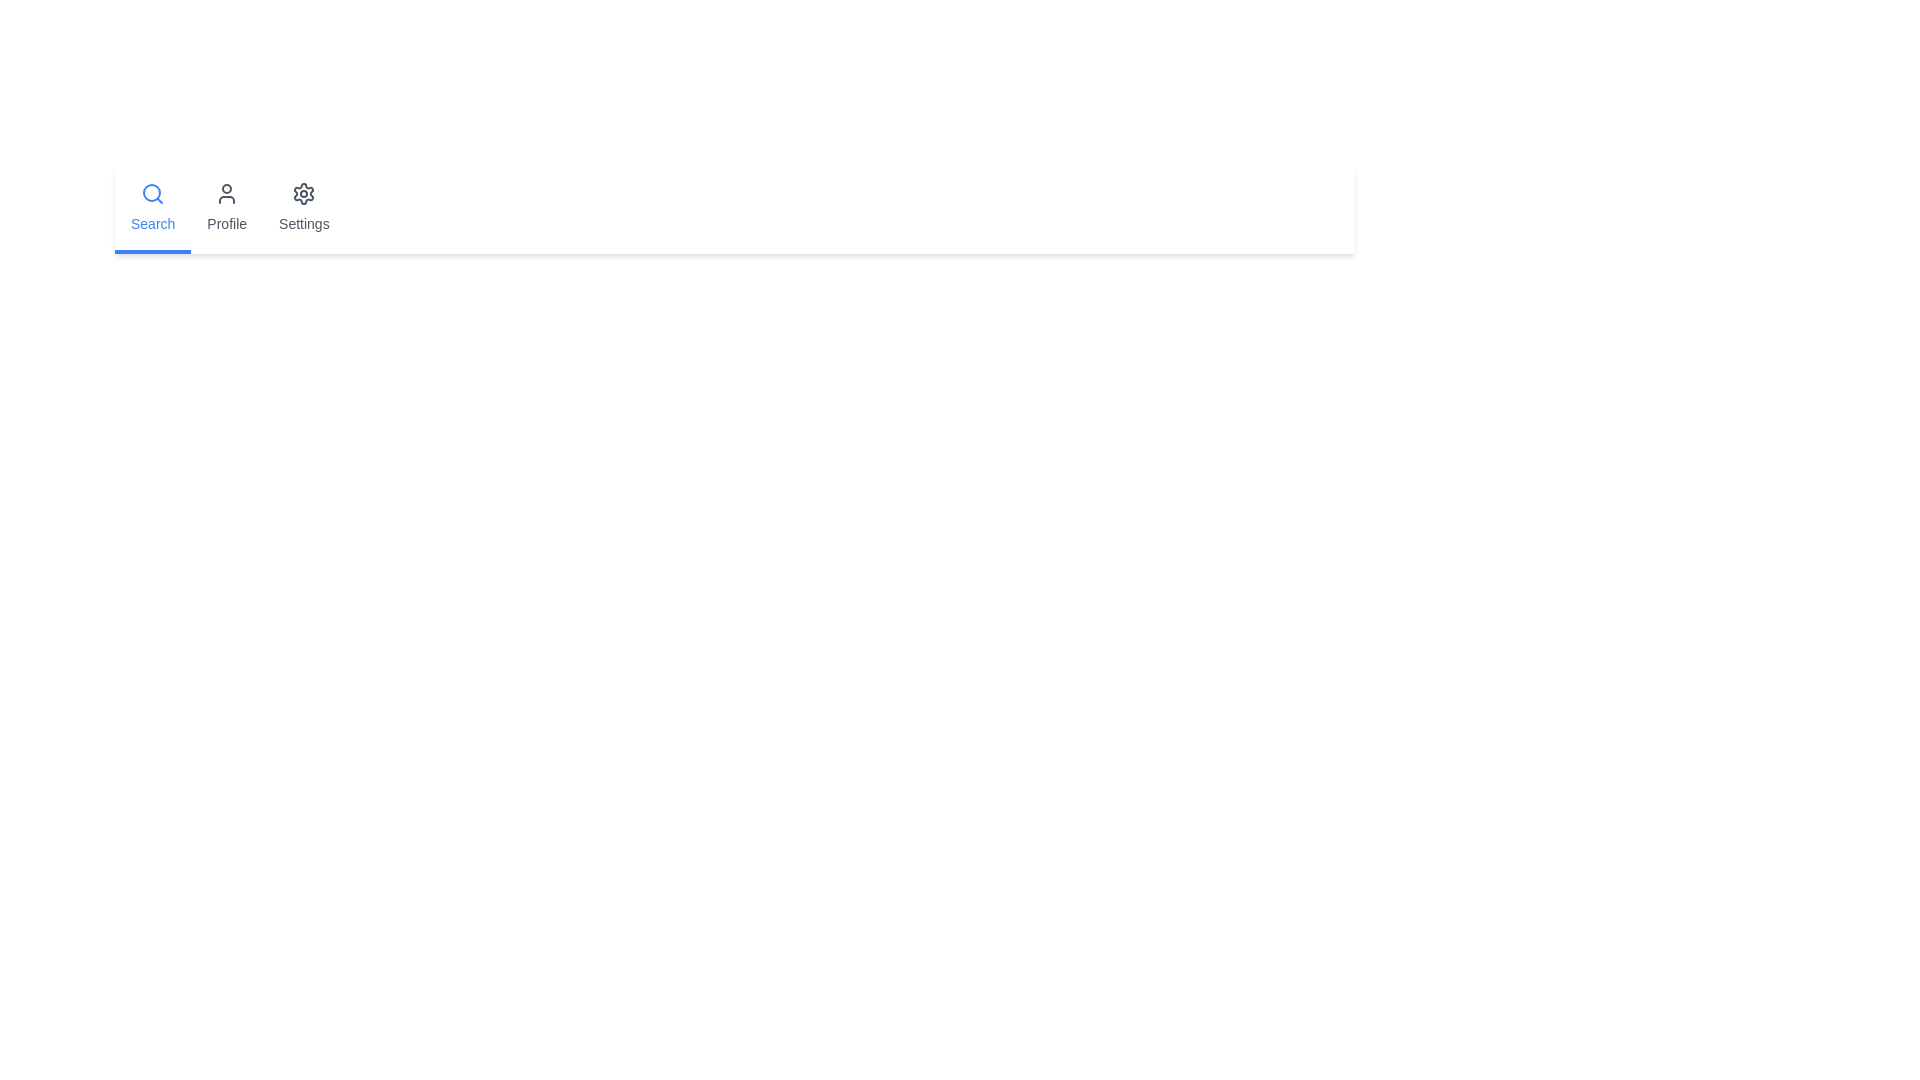  I want to click on the settings icon located in the header, positioned to the right of the Profile icon and left of the Settings label, so click(303, 193).